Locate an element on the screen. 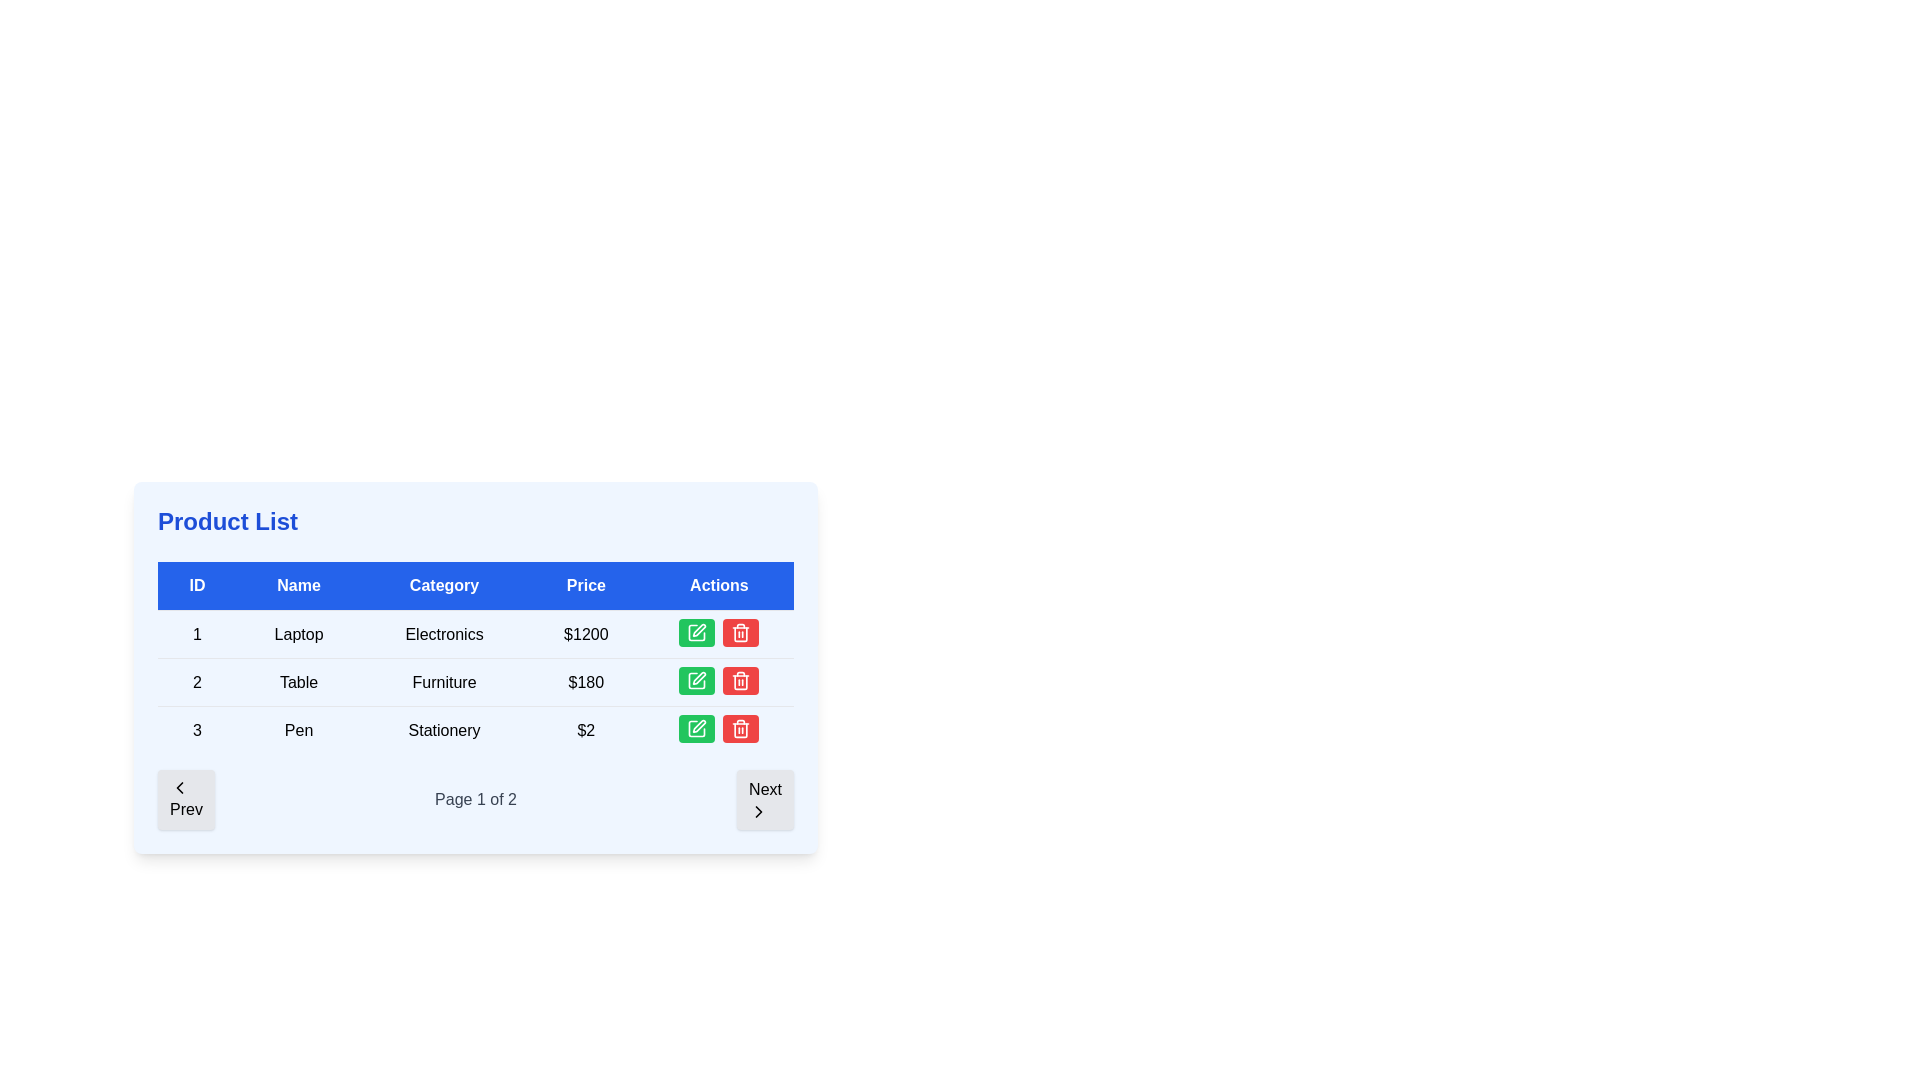 This screenshot has height=1080, width=1920. the 'Actions' header button, which is a rectangular button with a blue background and white text, located in the top-right corner of the table is located at coordinates (719, 585).